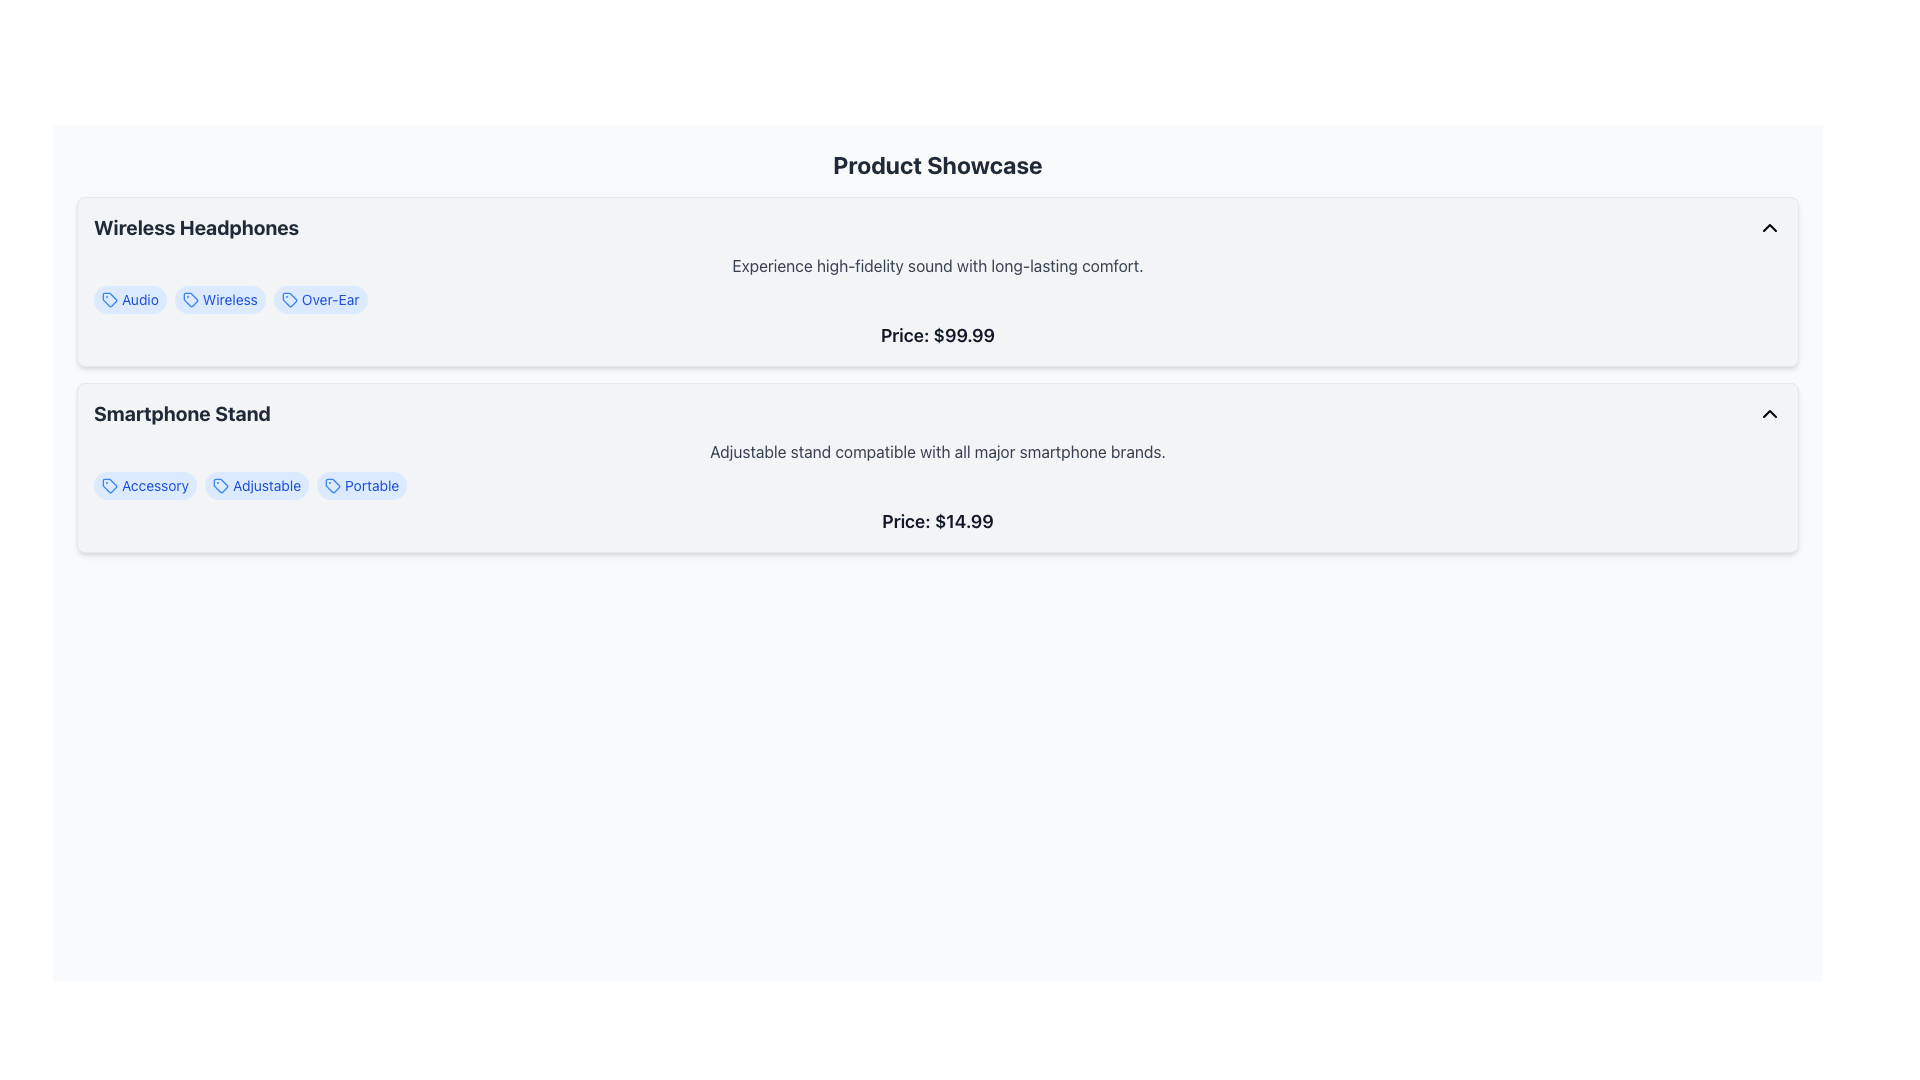  I want to click on the blue tag icon positioned to the left of the 'Portable' text in the second row under the 'Product Showcase' header, so click(333, 486).